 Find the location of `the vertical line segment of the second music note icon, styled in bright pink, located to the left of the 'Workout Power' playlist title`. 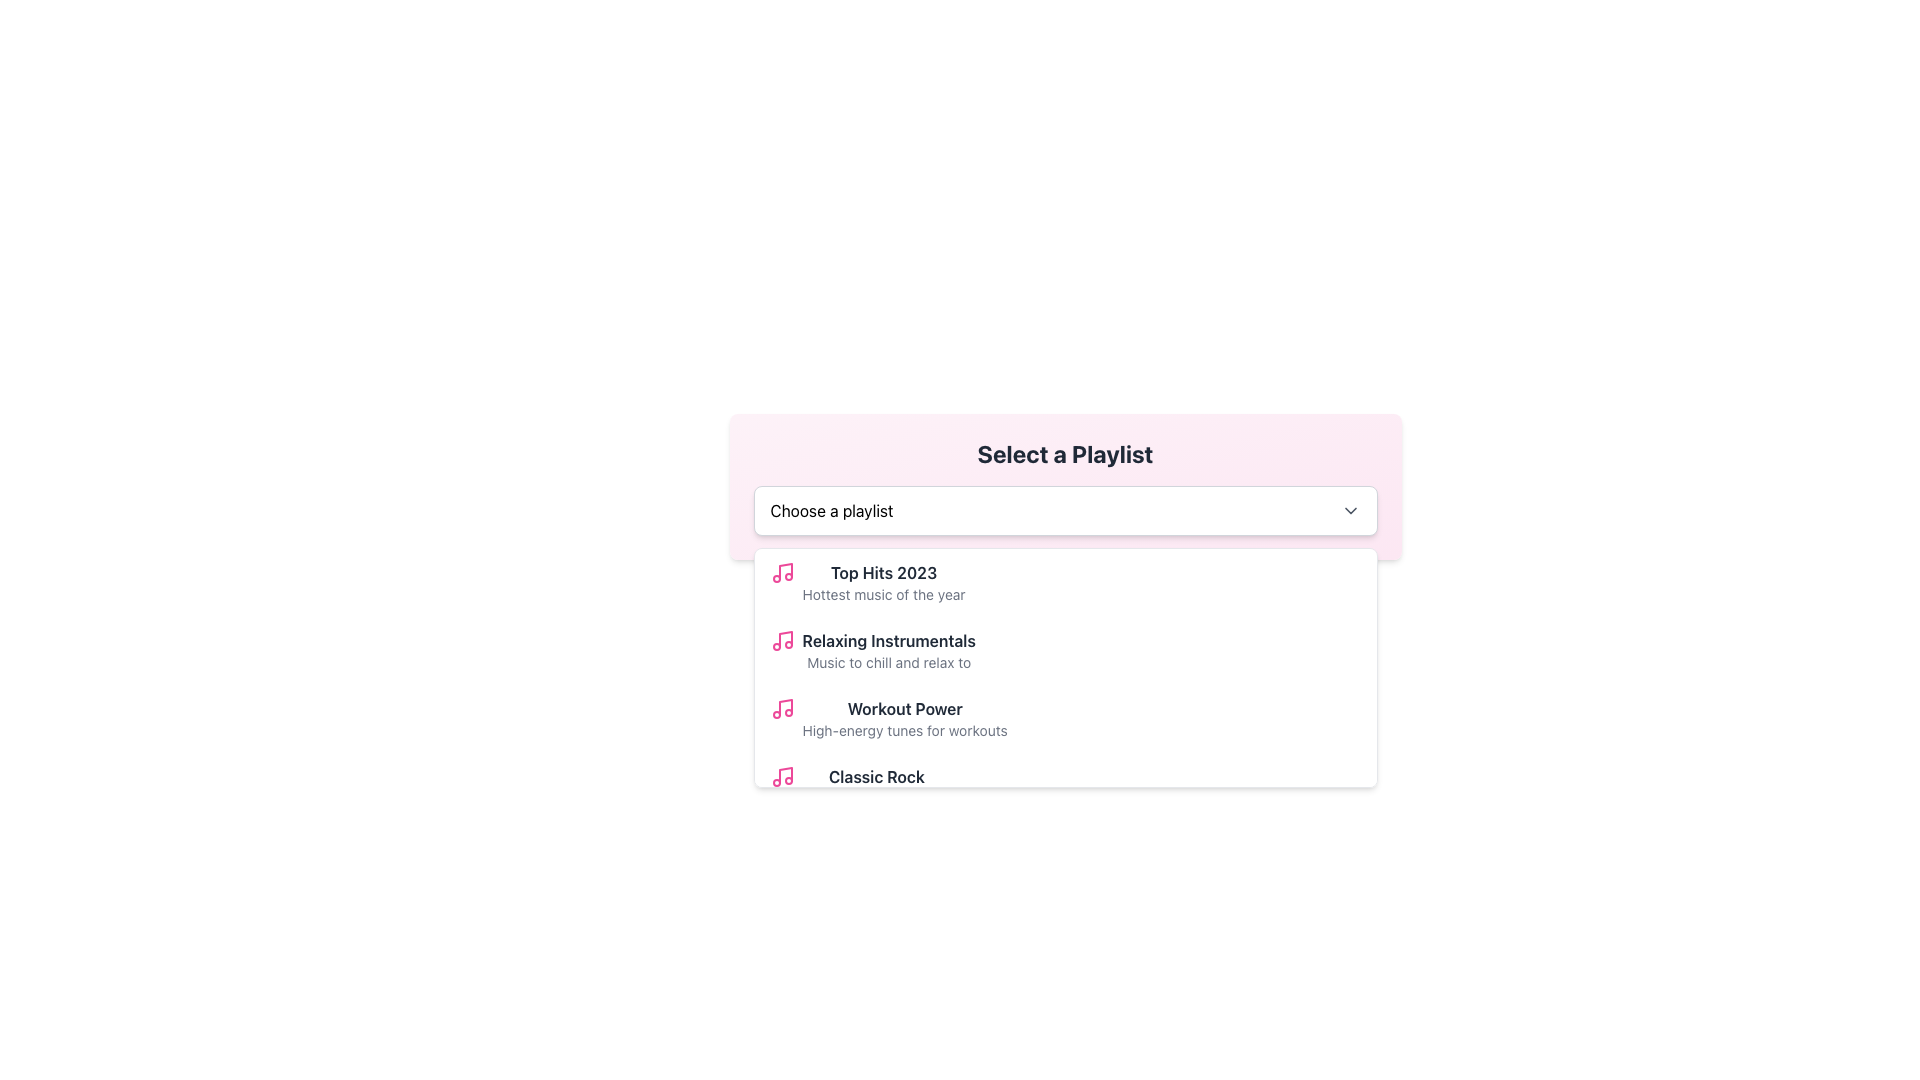

the vertical line segment of the second music note icon, styled in bright pink, located to the left of the 'Workout Power' playlist title is located at coordinates (784, 706).